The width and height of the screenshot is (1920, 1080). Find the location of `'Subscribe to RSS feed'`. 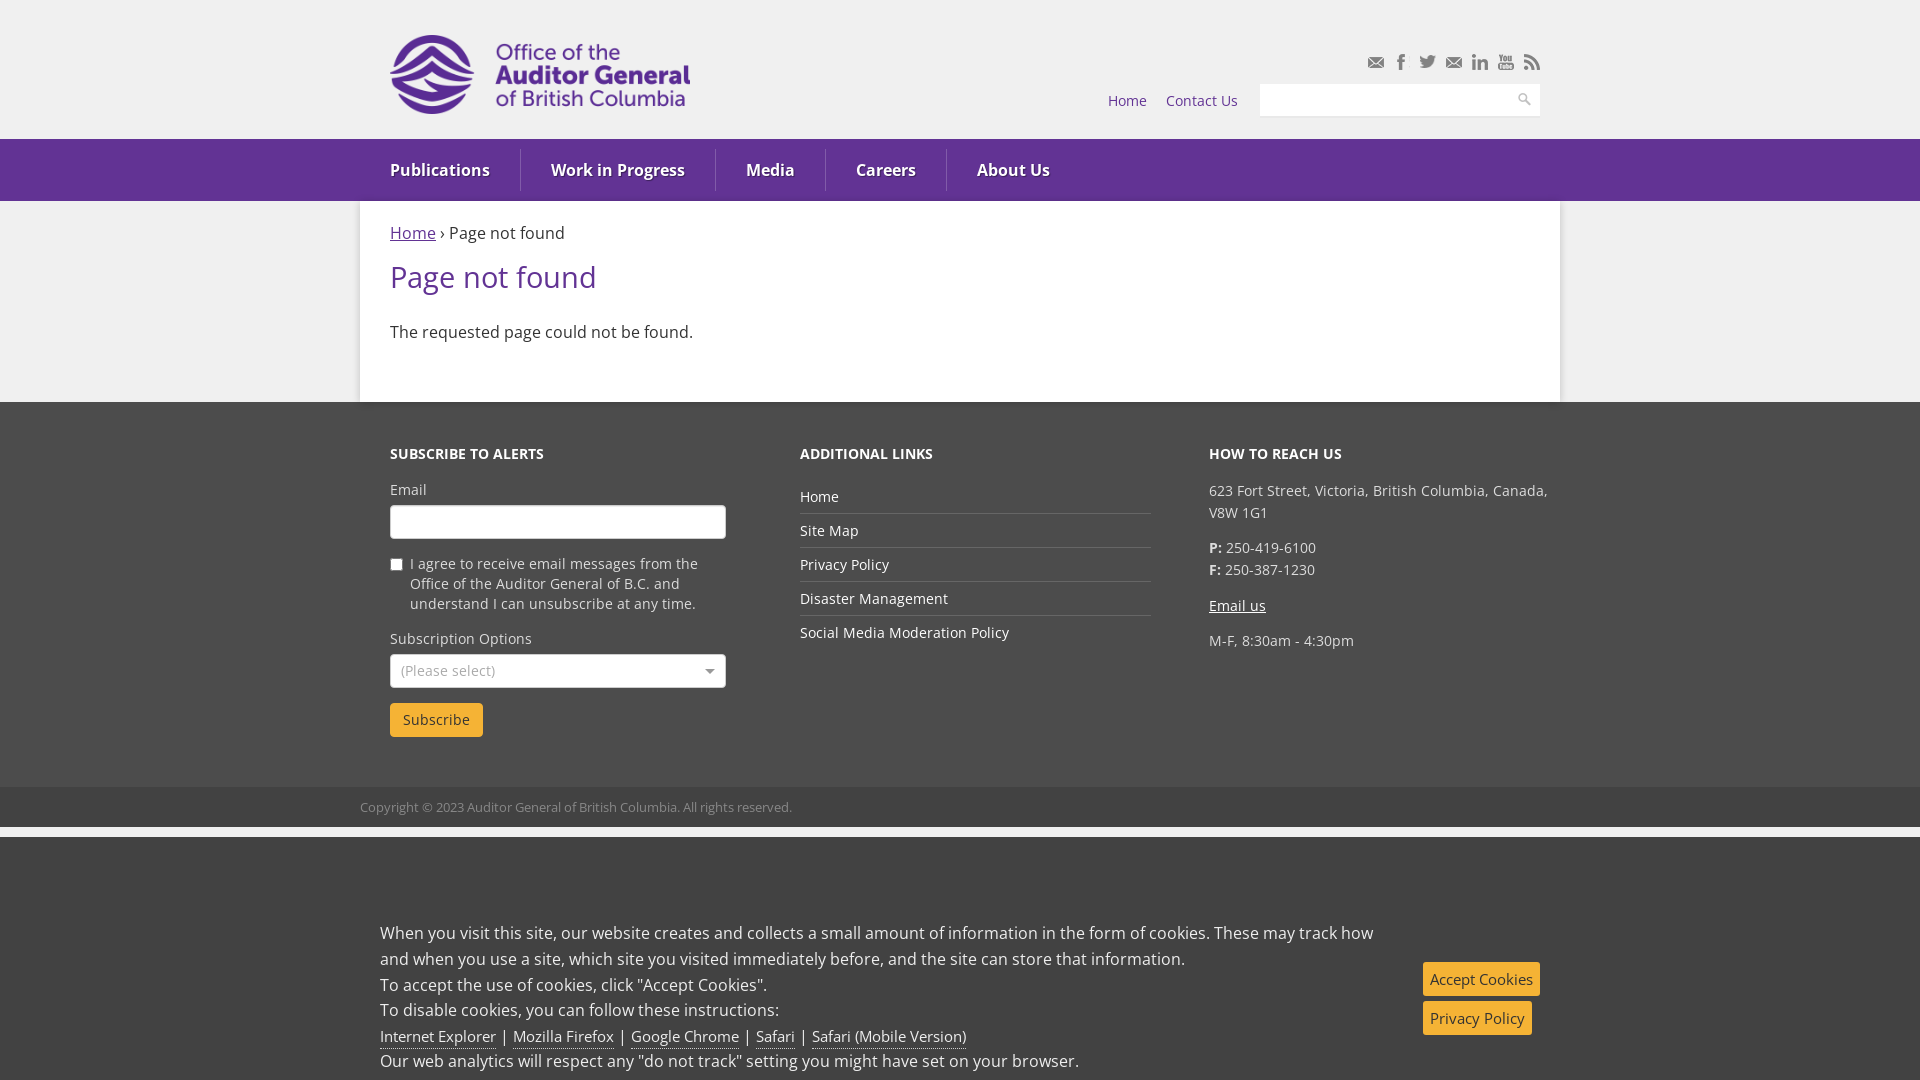

'Subscribe to RSS feed' is located at coordinates (1530, 60).